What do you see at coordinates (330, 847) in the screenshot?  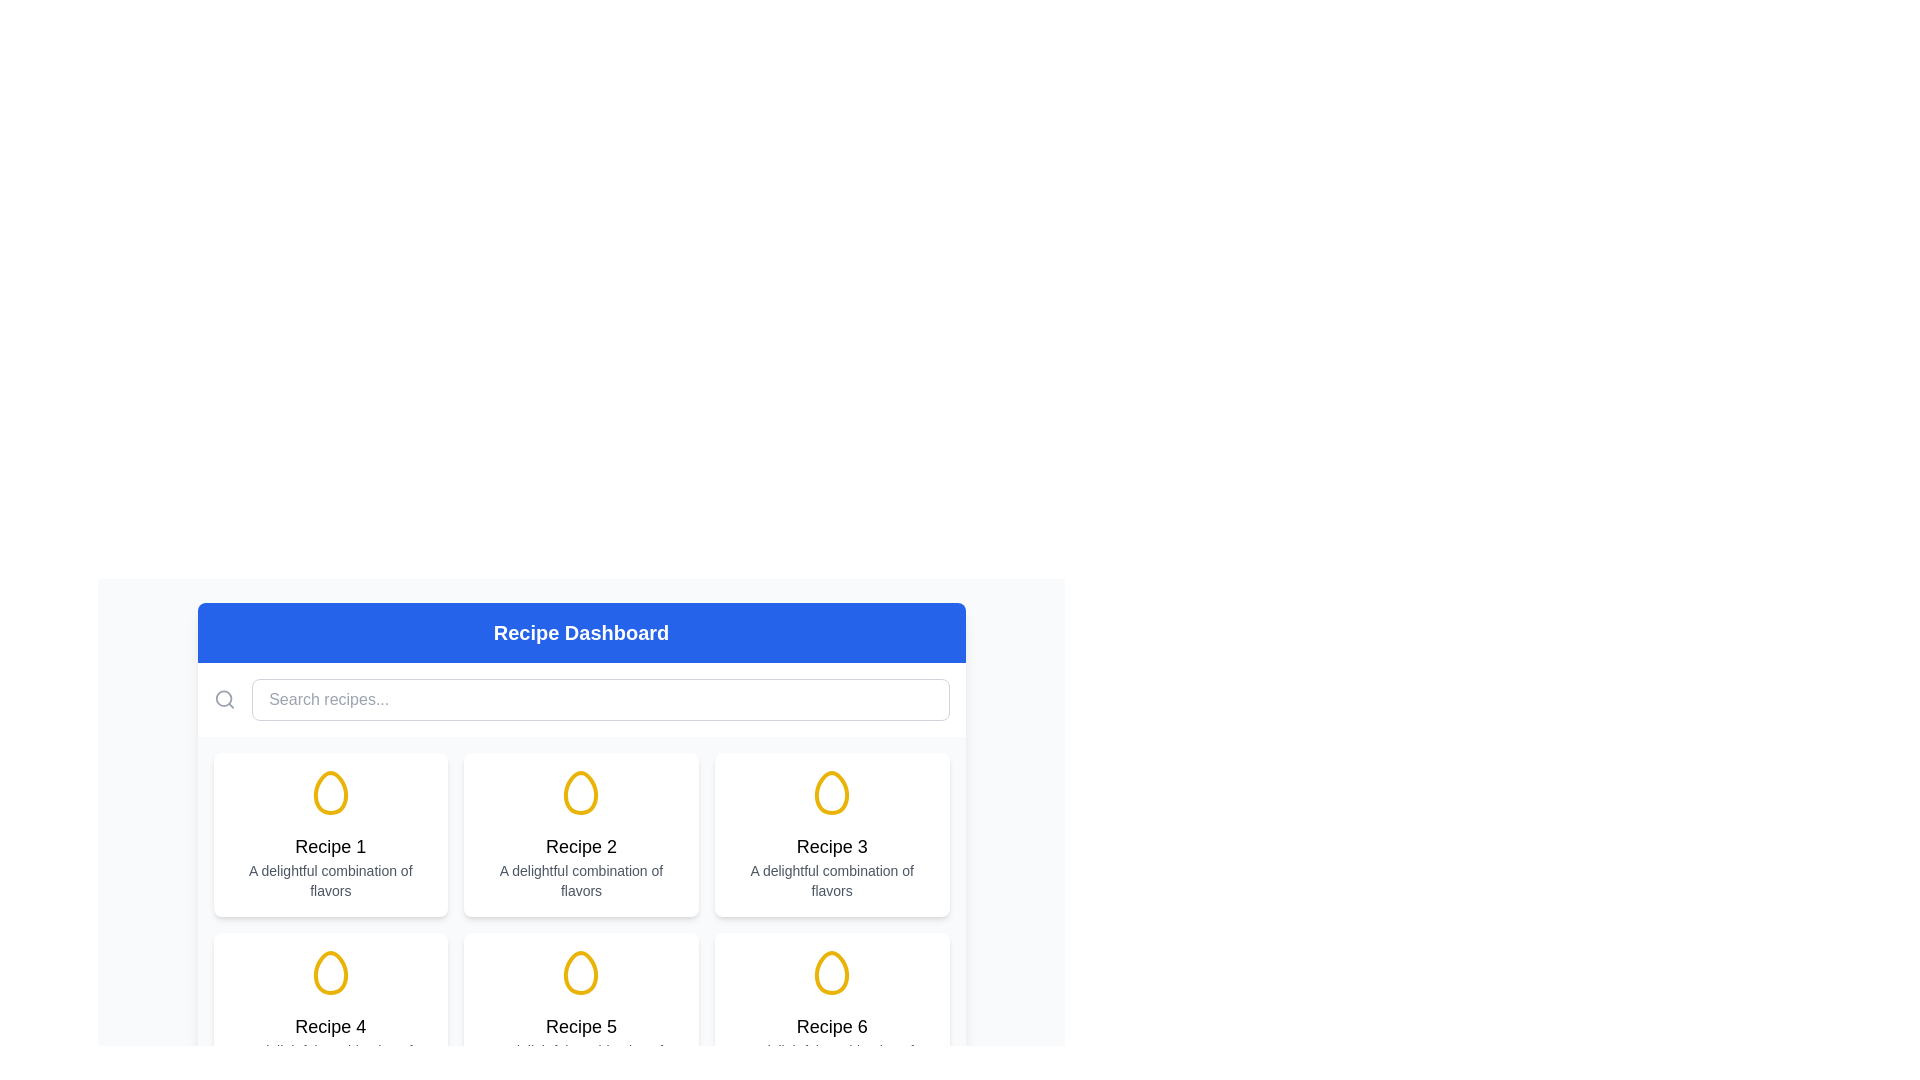 I see `the text label indicating the recipe name` at bounding box center [330, 847].